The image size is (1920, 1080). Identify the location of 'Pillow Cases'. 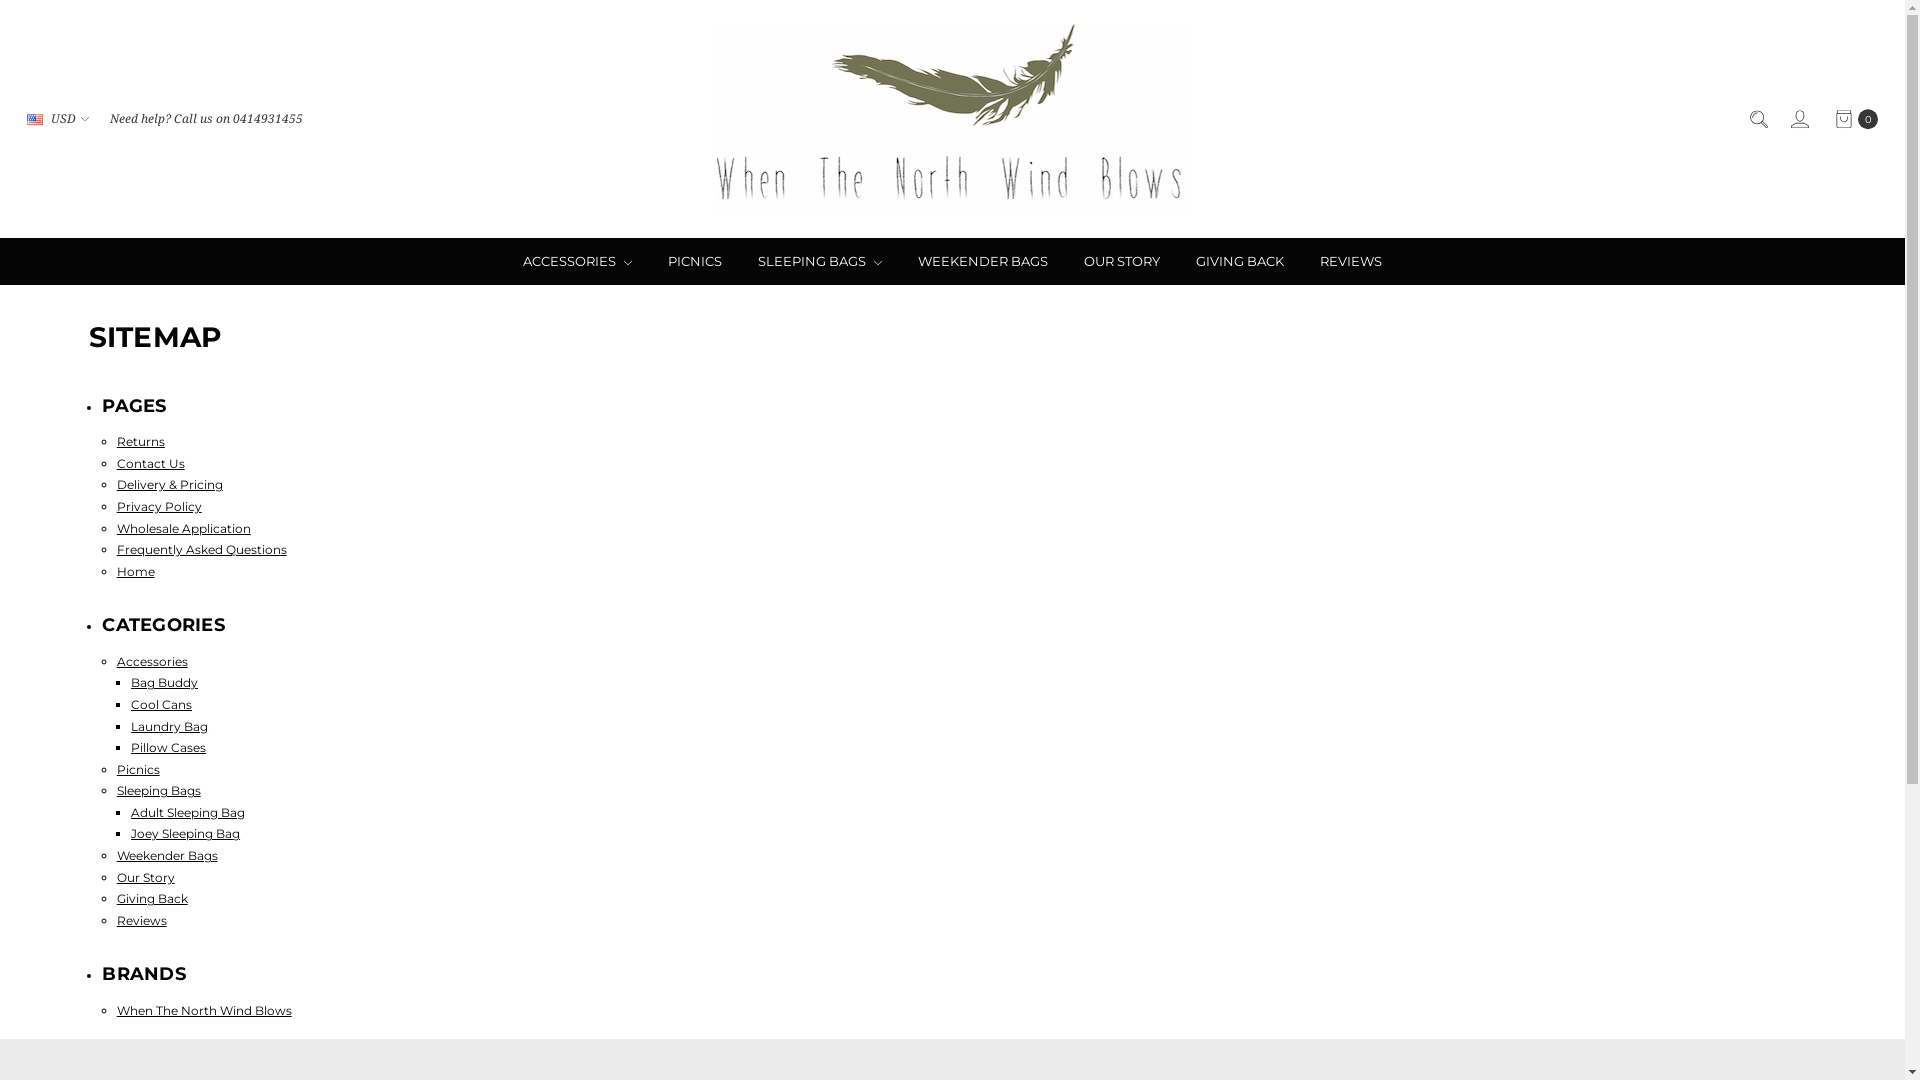
(168, 747).